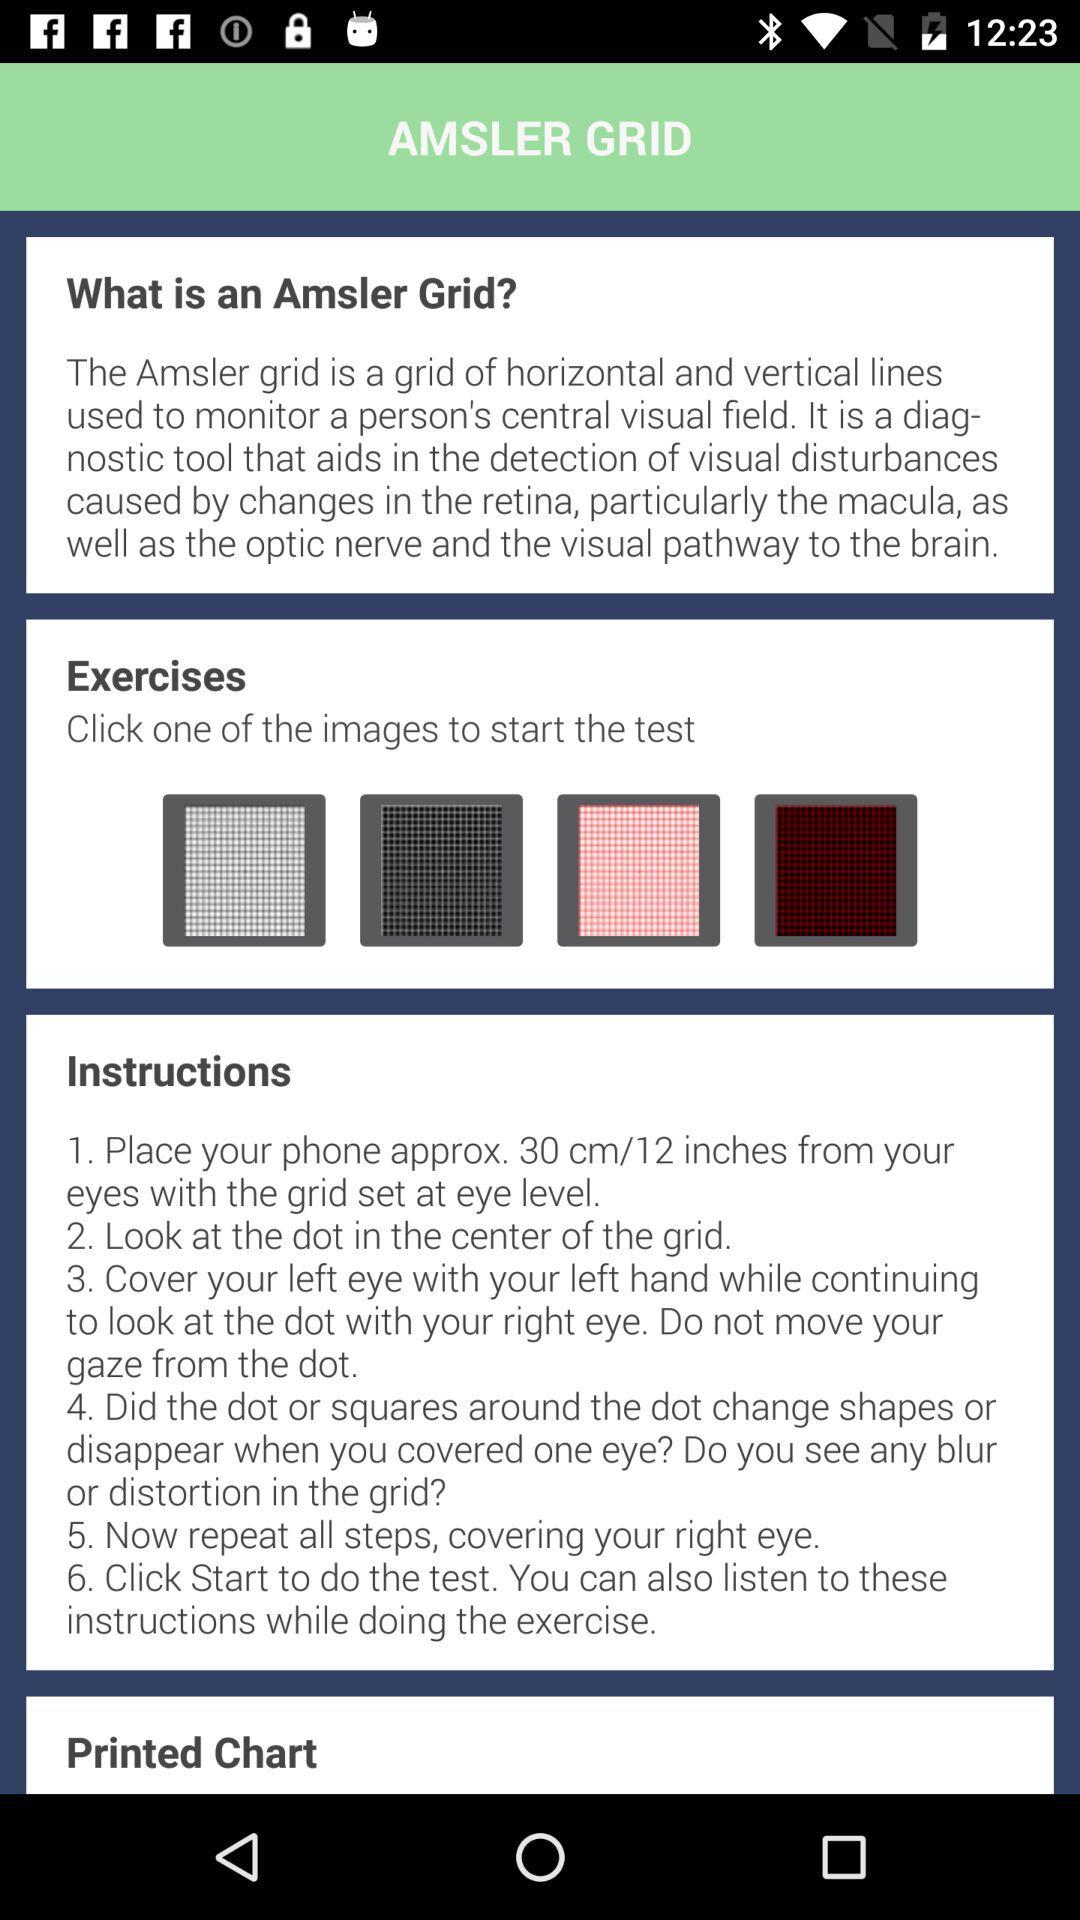  What do you see at coordinates (440, 870) in the screenshot?
I see `start test` at bounding box center [440, 870].